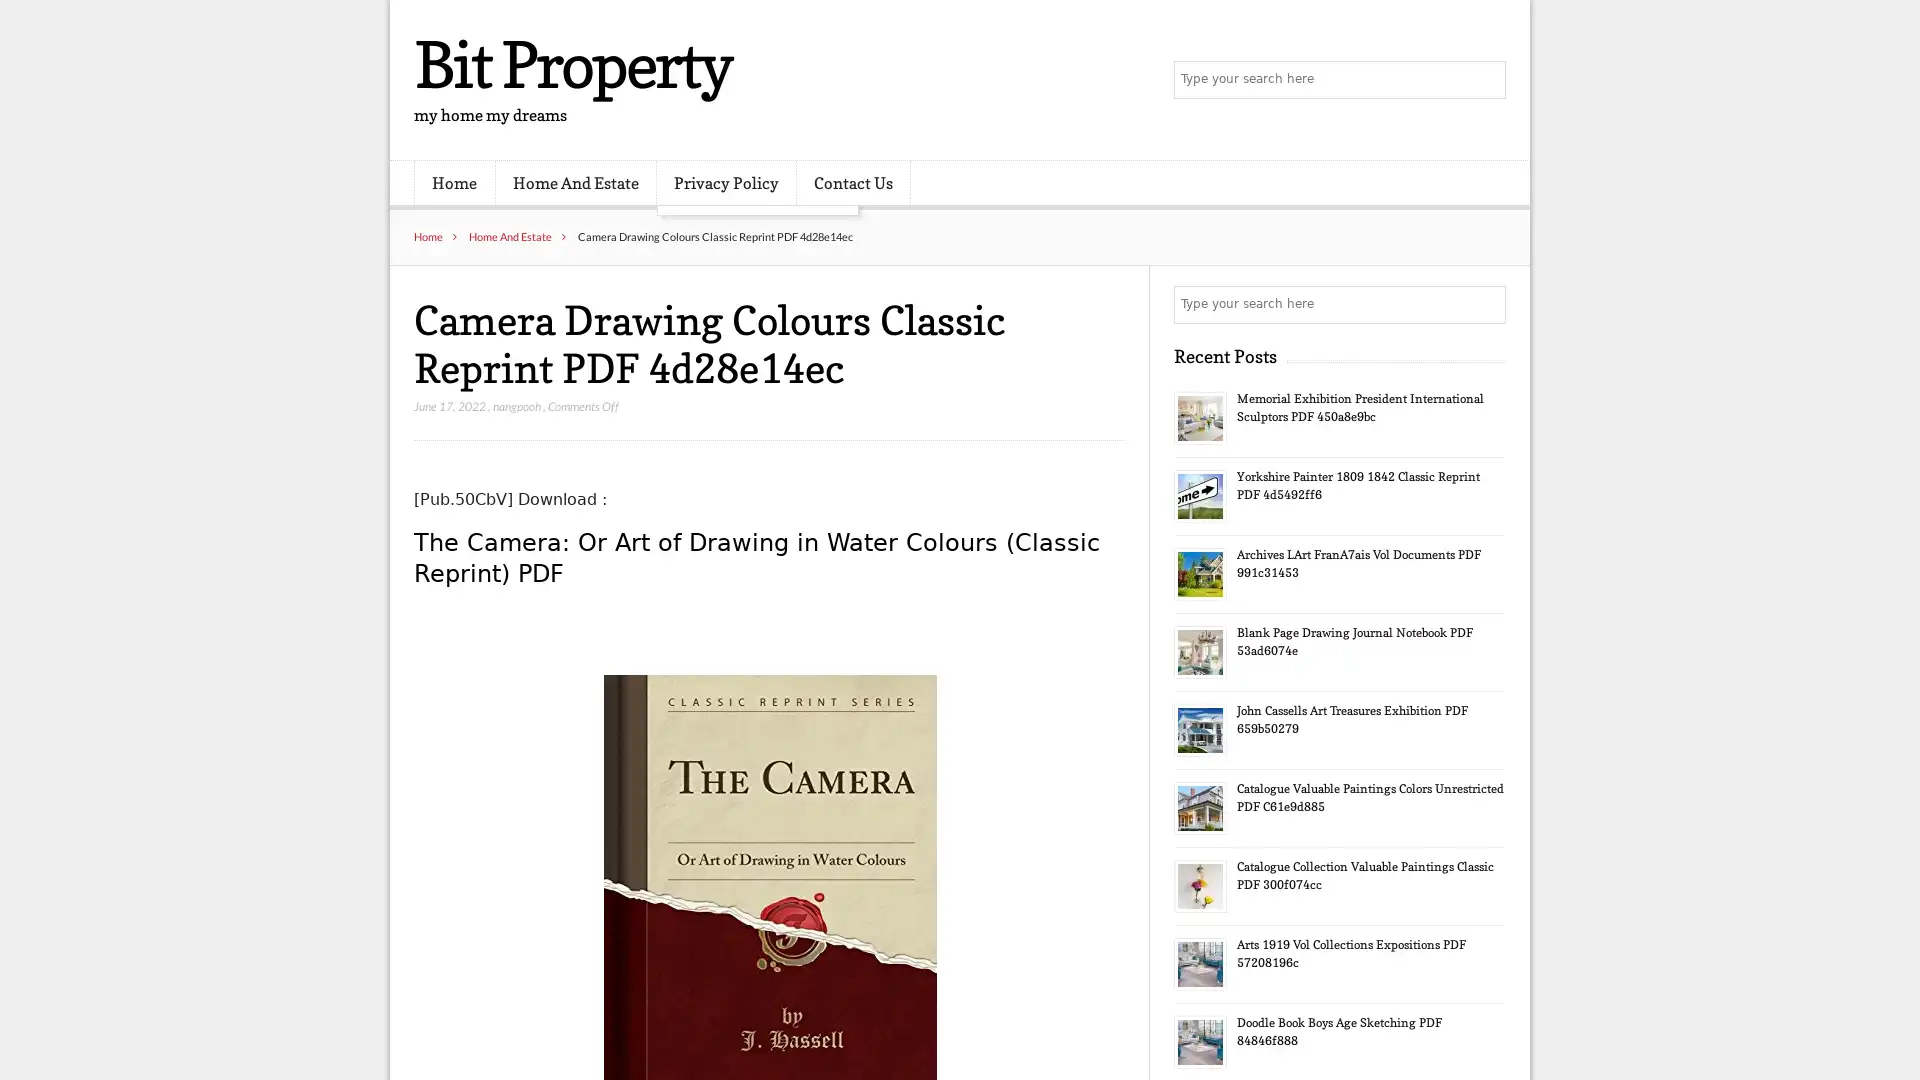  Describe the element at coordinates (1485, 80) in the screenshot. I see `Search` at that location.